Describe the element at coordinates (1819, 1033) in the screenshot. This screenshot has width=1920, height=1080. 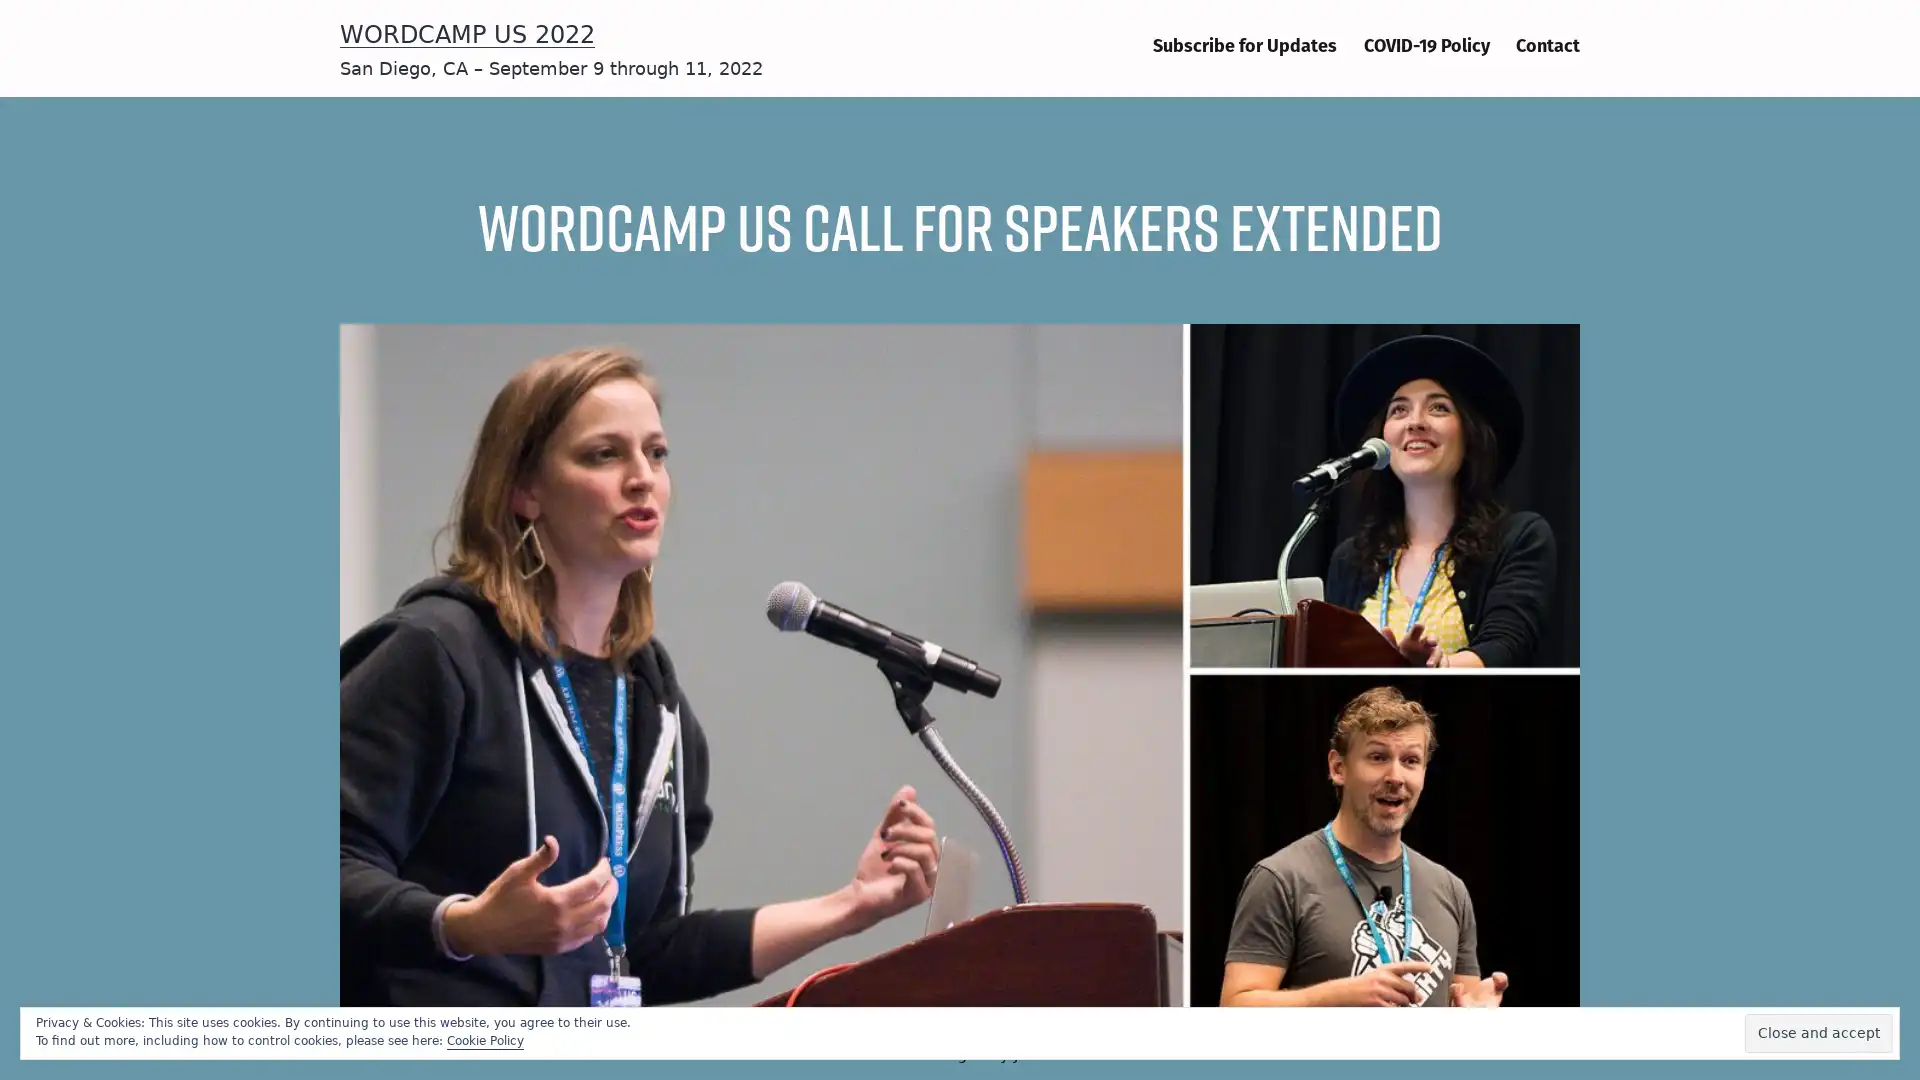
I see `Close and accept` at that location.